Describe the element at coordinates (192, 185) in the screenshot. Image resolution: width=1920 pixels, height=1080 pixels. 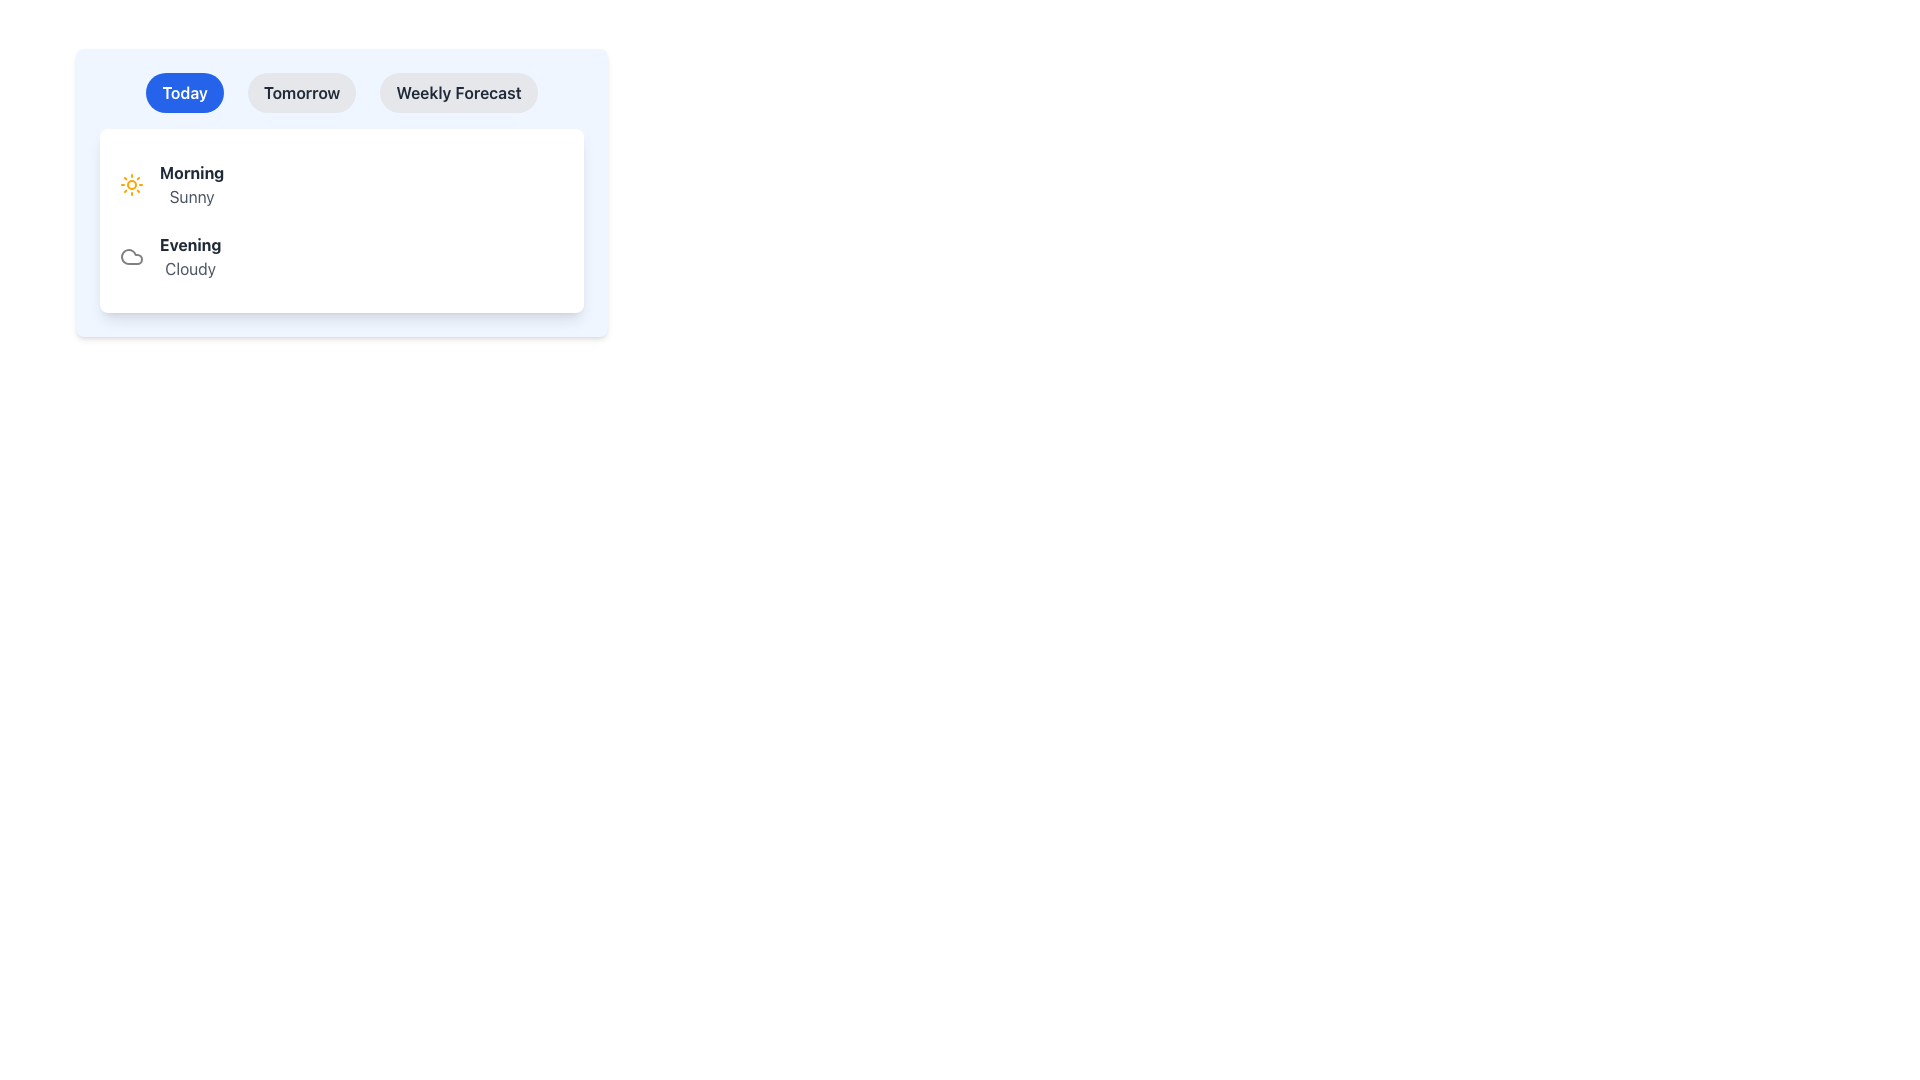
I see `the 'Sunny' weather forecast text label located in the 'Today' tab, which is the first element in a vertical list and is centrally positioned alongside an orange sun icon` at that location.